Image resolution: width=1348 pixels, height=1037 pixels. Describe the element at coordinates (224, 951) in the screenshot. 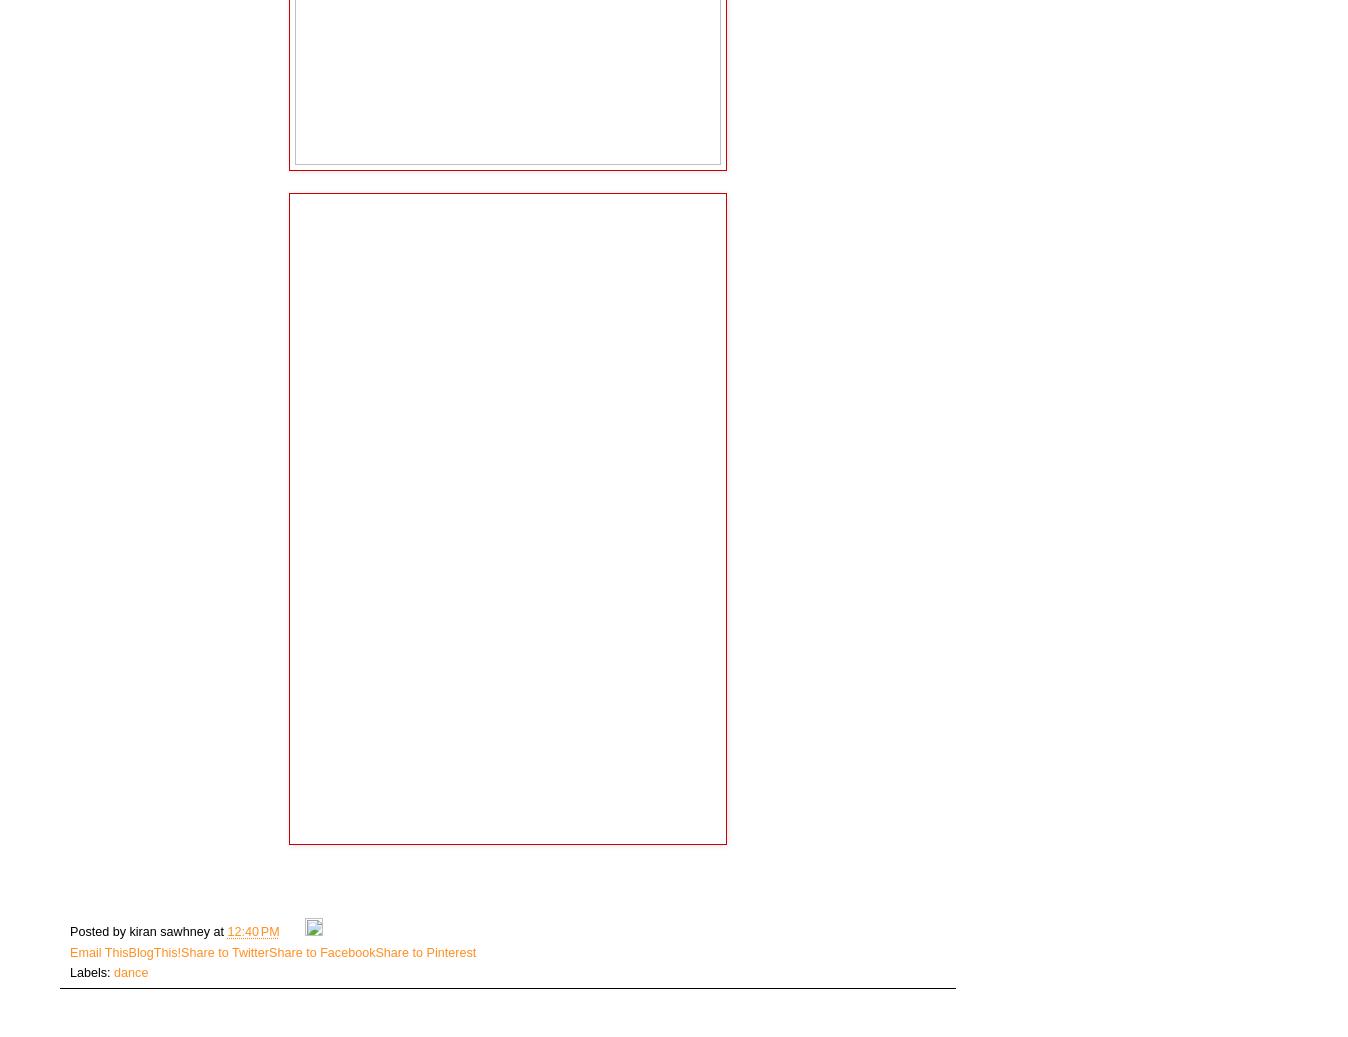

I see `'Share to Twitter'` at that location.